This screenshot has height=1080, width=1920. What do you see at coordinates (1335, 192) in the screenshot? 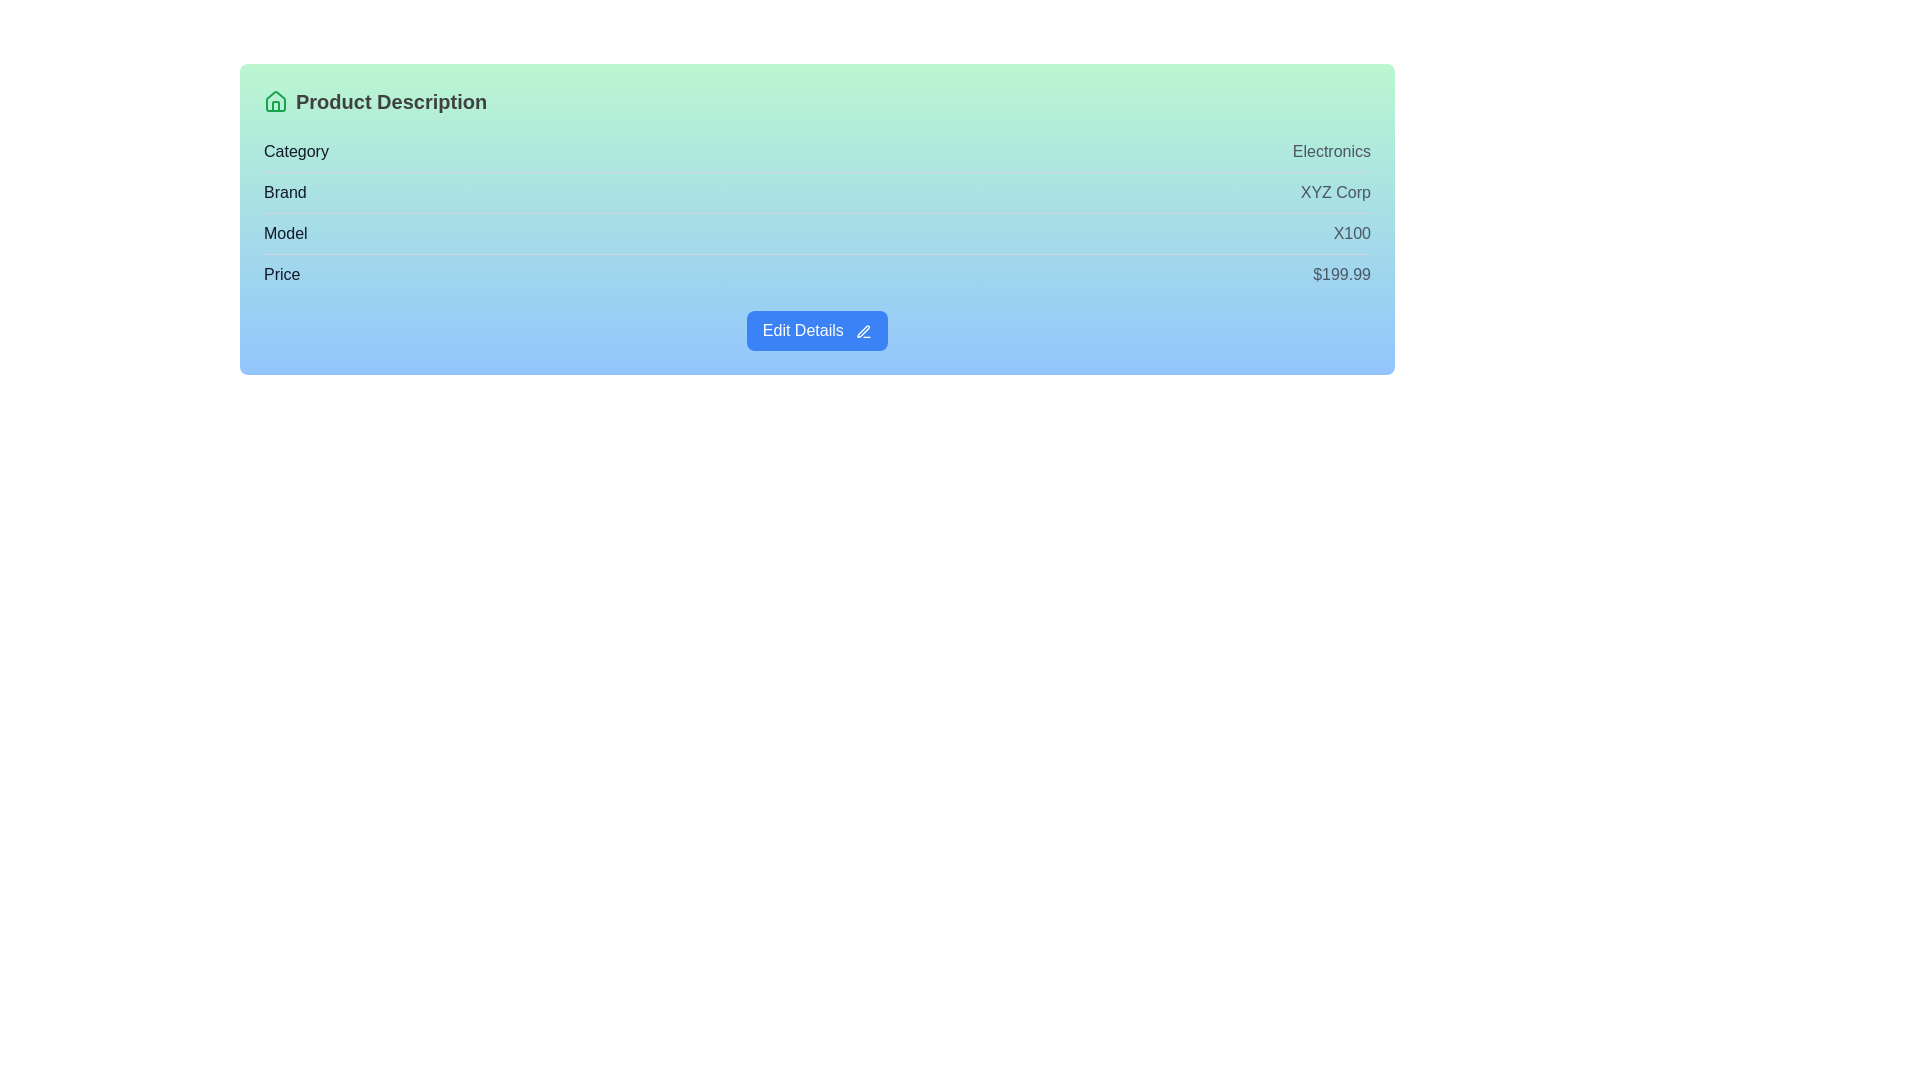
I see `text displayed in the Text label showing 'XYZ Corp', which is styled with a gray font and positioned to the right of the 'Brand' label` at bounding box center [1335, 192].